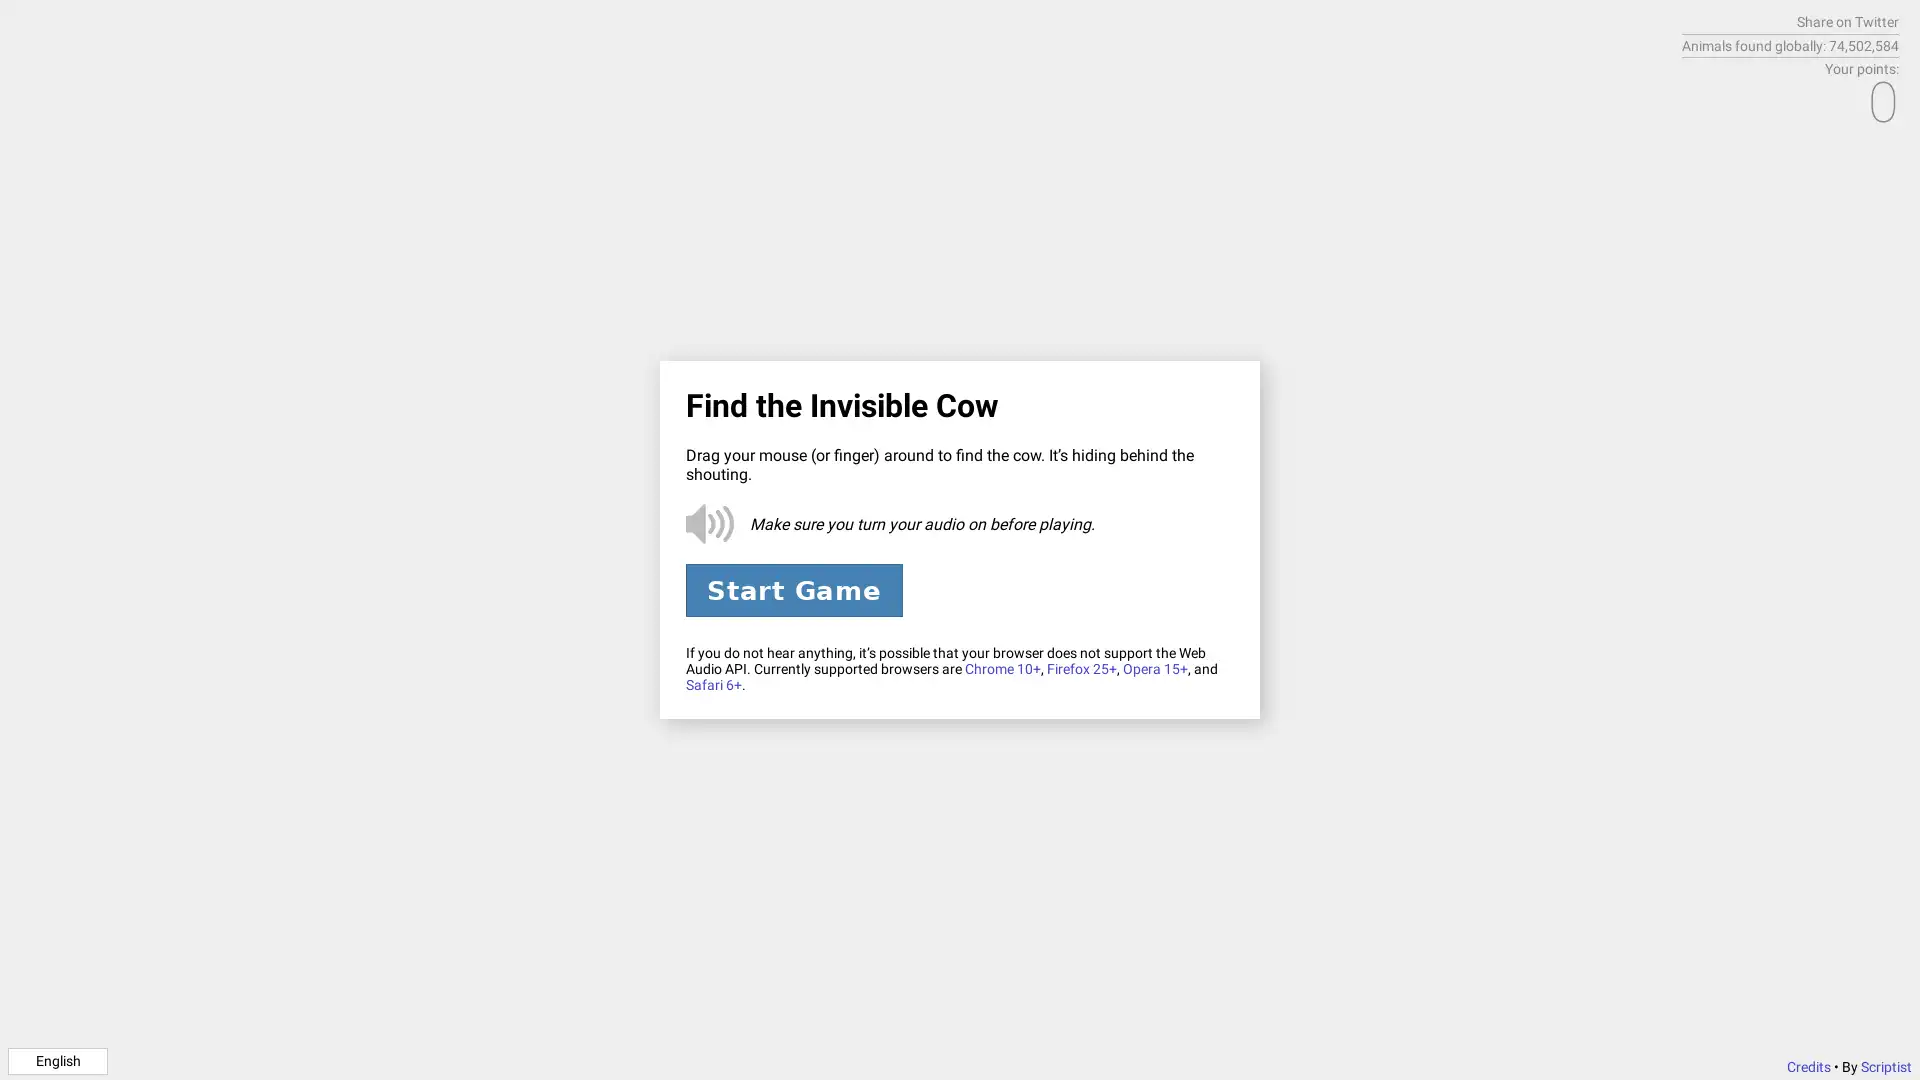  Describe the element at coordinates (57, 1059) in the screenshot. I see `English` at that location.